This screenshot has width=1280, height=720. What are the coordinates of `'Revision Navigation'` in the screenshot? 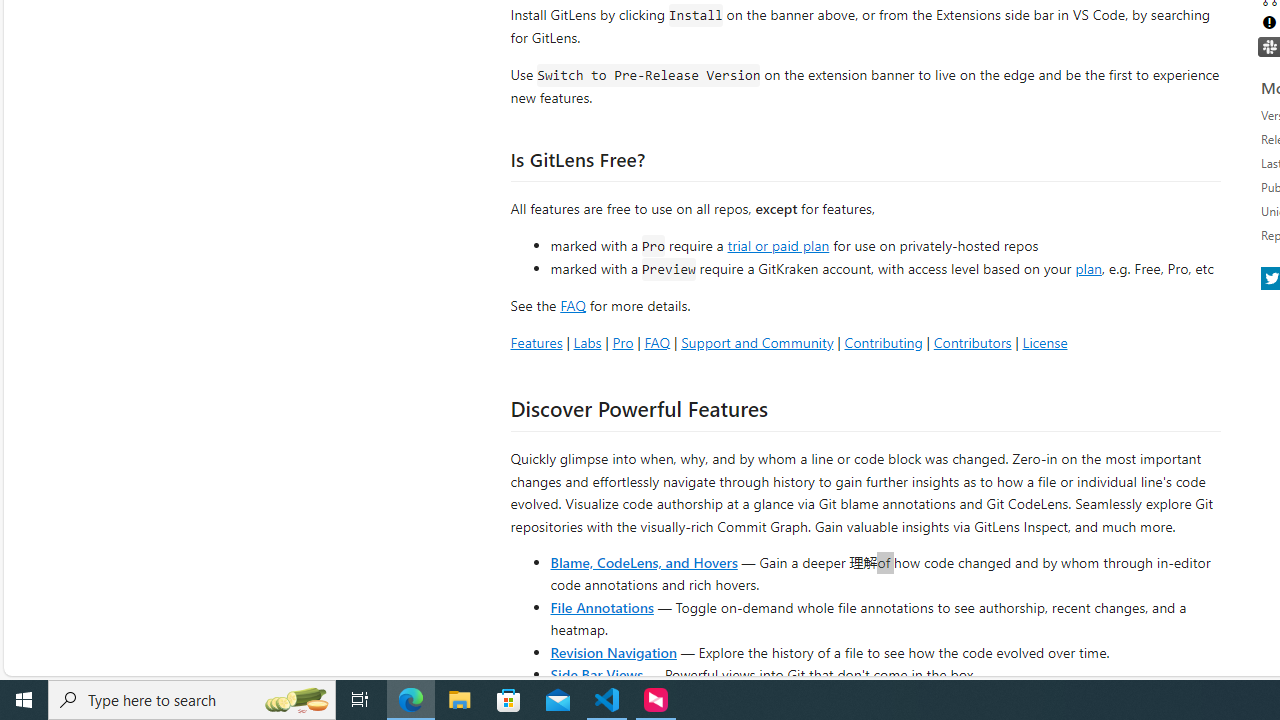 It's located at (612, 651).